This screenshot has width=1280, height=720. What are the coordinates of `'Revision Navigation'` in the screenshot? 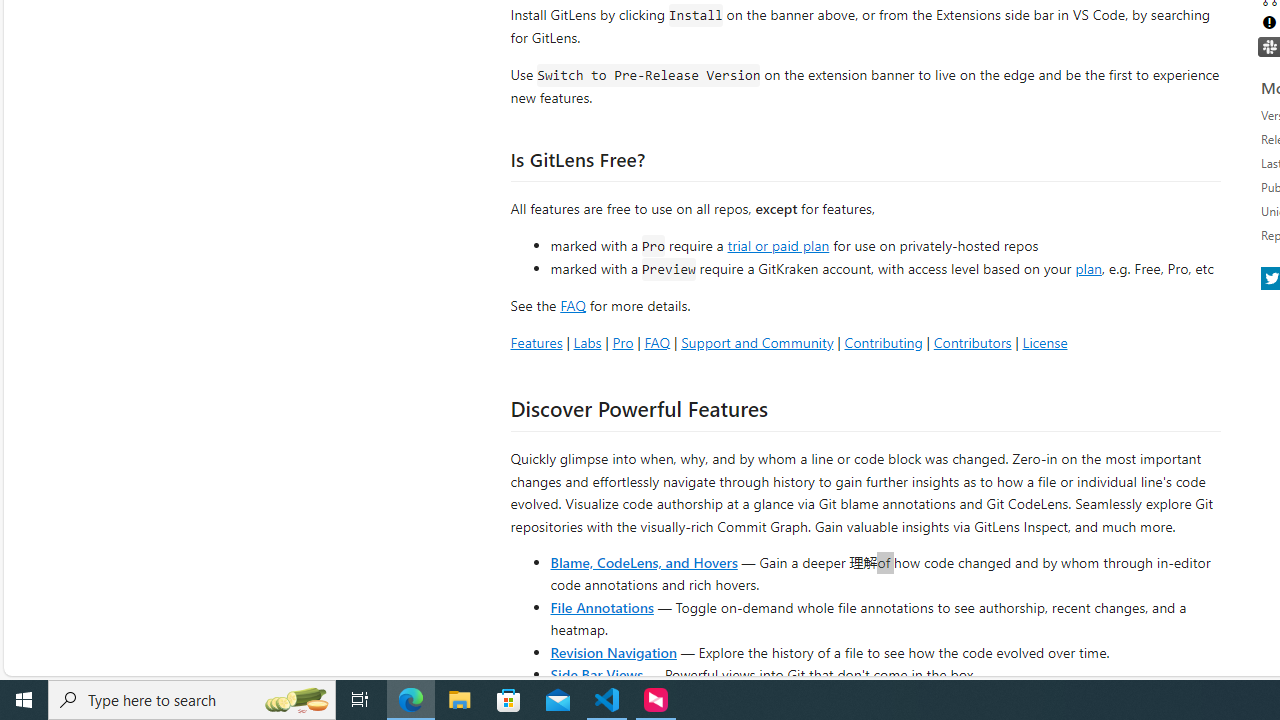 It's located at (612, 651).